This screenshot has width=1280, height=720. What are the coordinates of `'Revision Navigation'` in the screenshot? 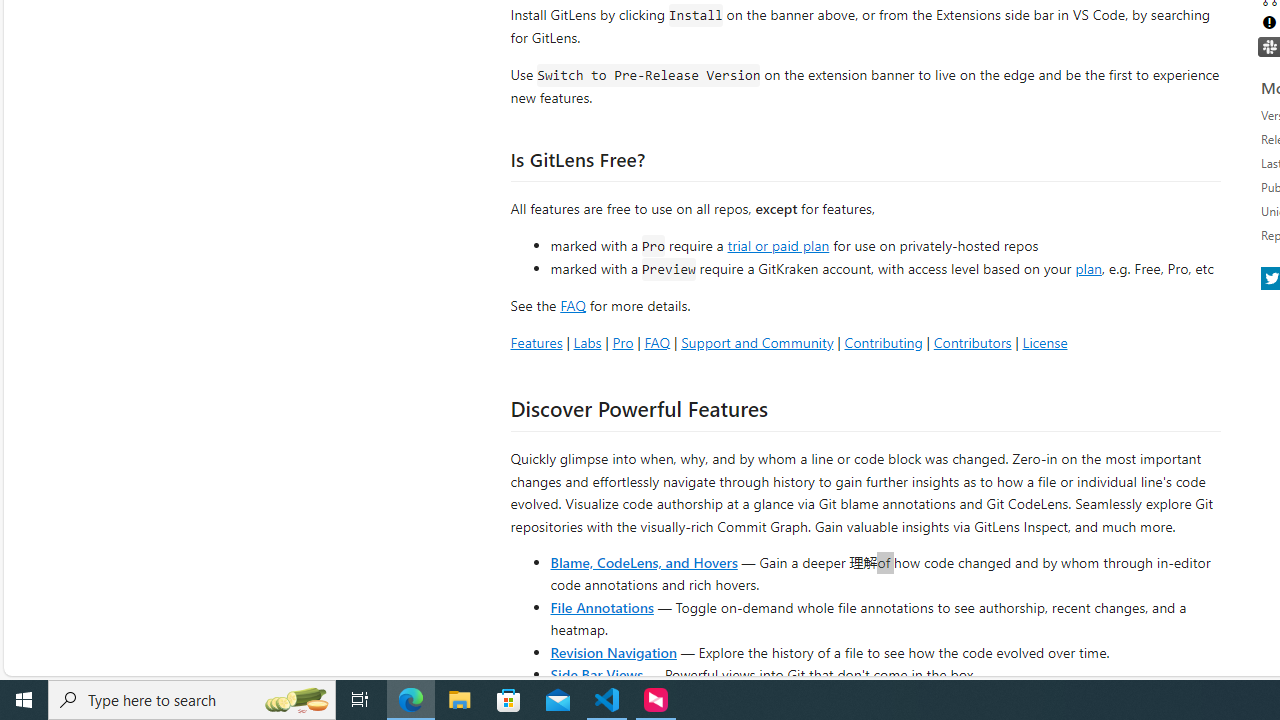 It's located at (612, 651).